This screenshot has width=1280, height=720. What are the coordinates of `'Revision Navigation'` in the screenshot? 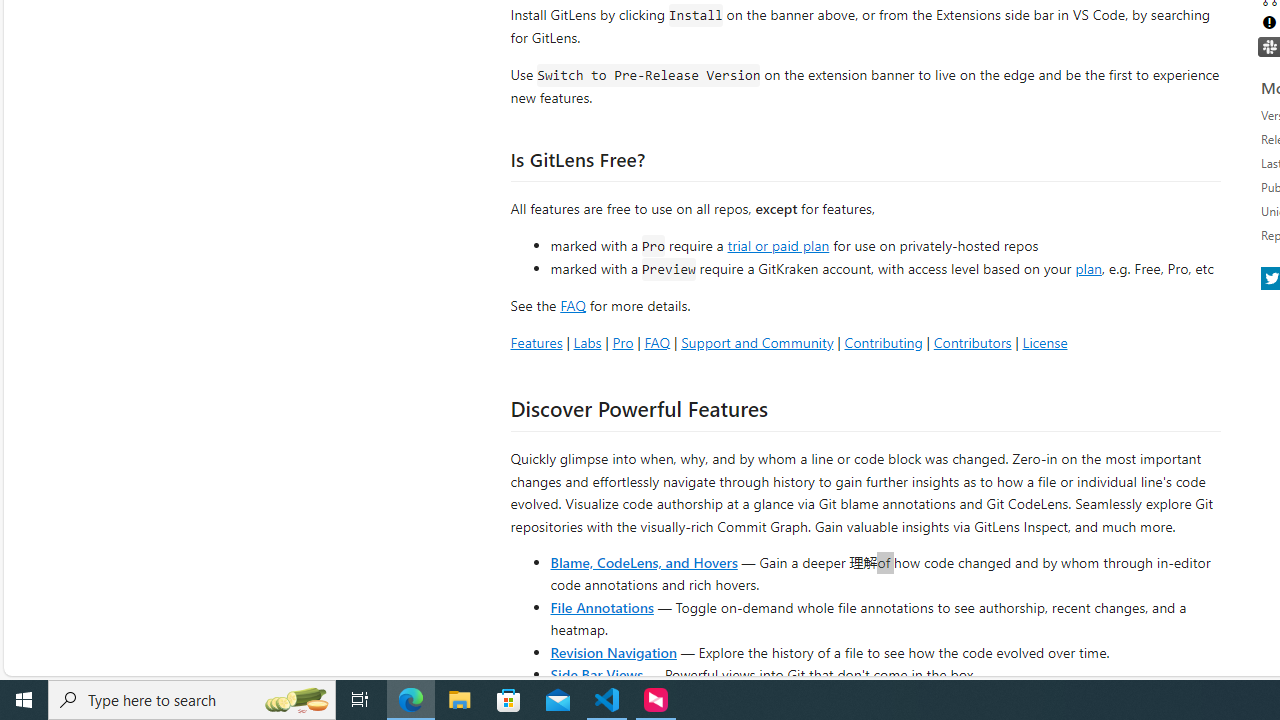 It's located at (612, 651).